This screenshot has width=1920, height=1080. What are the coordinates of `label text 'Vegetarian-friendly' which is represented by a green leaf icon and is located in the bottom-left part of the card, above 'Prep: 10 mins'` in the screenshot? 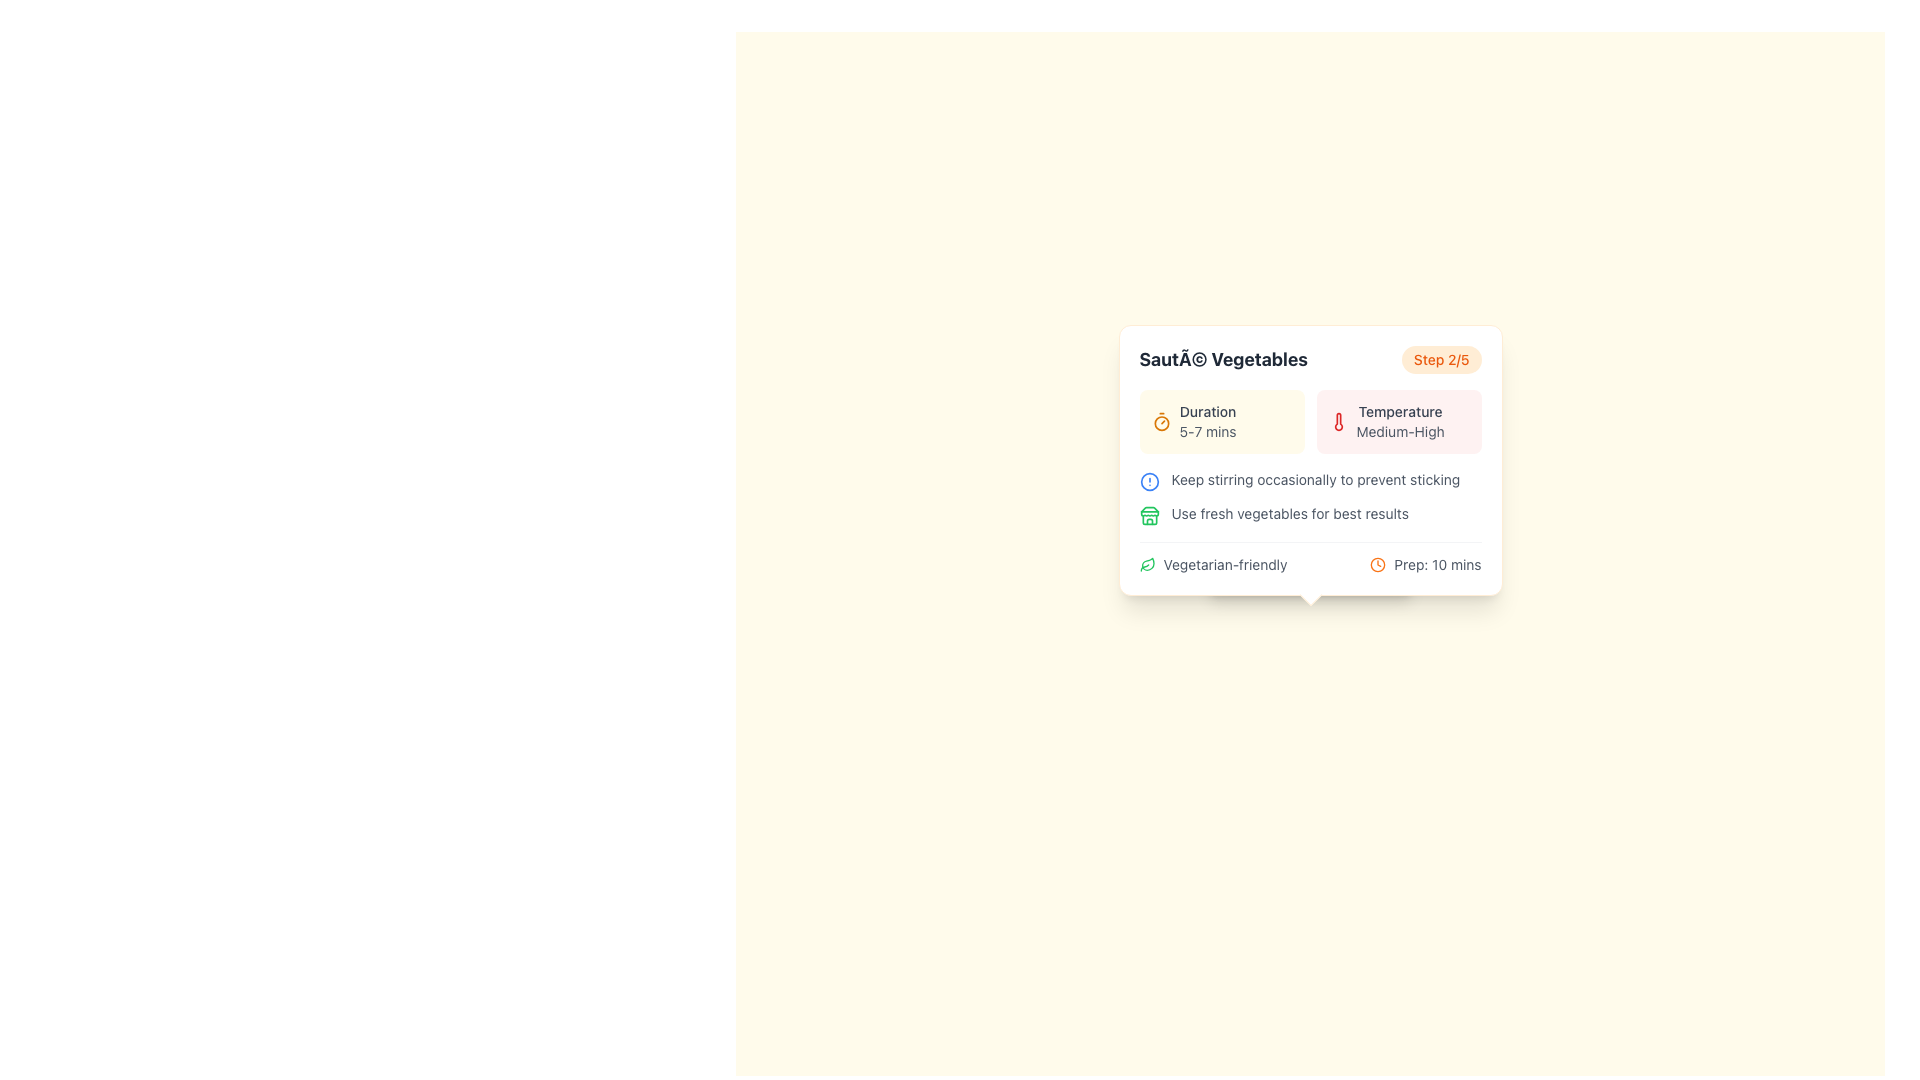 It's located at (1212, 564).